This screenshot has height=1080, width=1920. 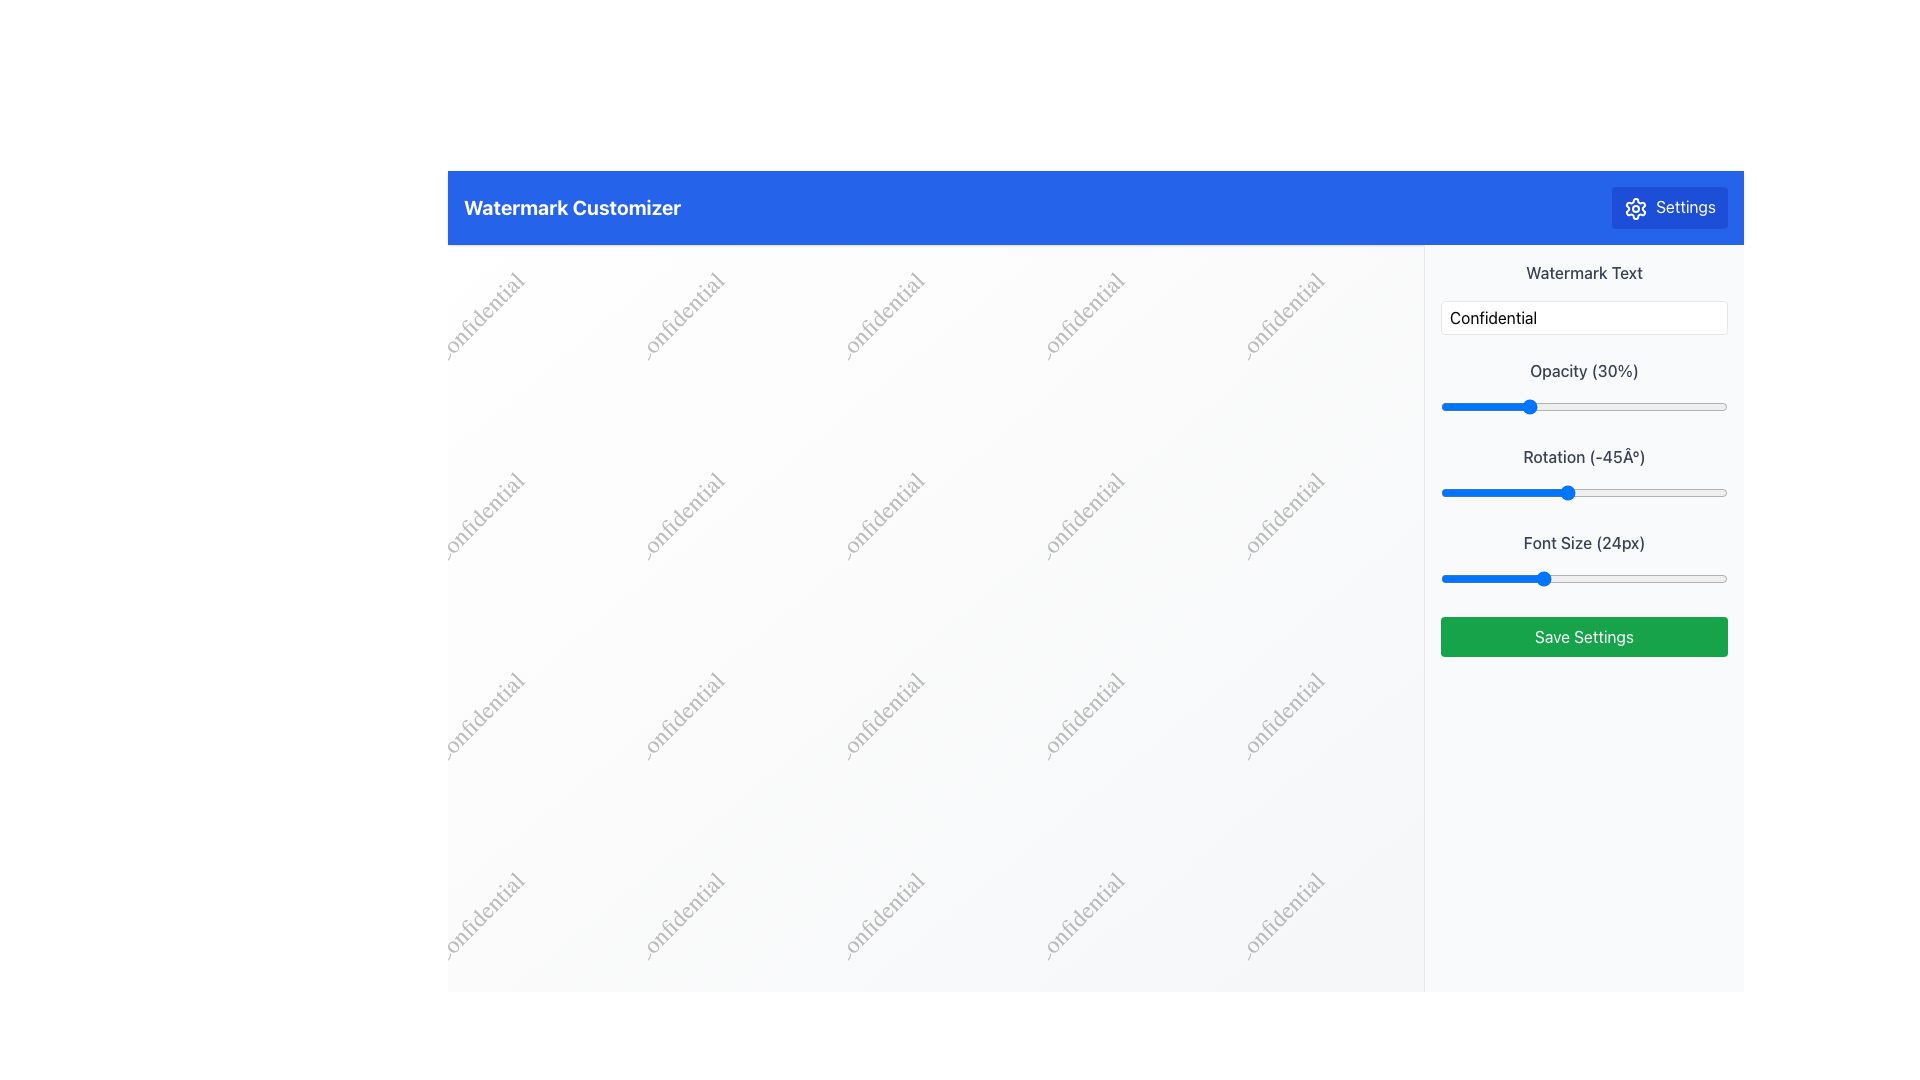 What do you see at coordinates (1636, 208) in the screenshot?
I see `the settings icon located inside the blue button labeled 'Settings' in the top-right corner of the interface header bar` at bounding box center [1636, 208].